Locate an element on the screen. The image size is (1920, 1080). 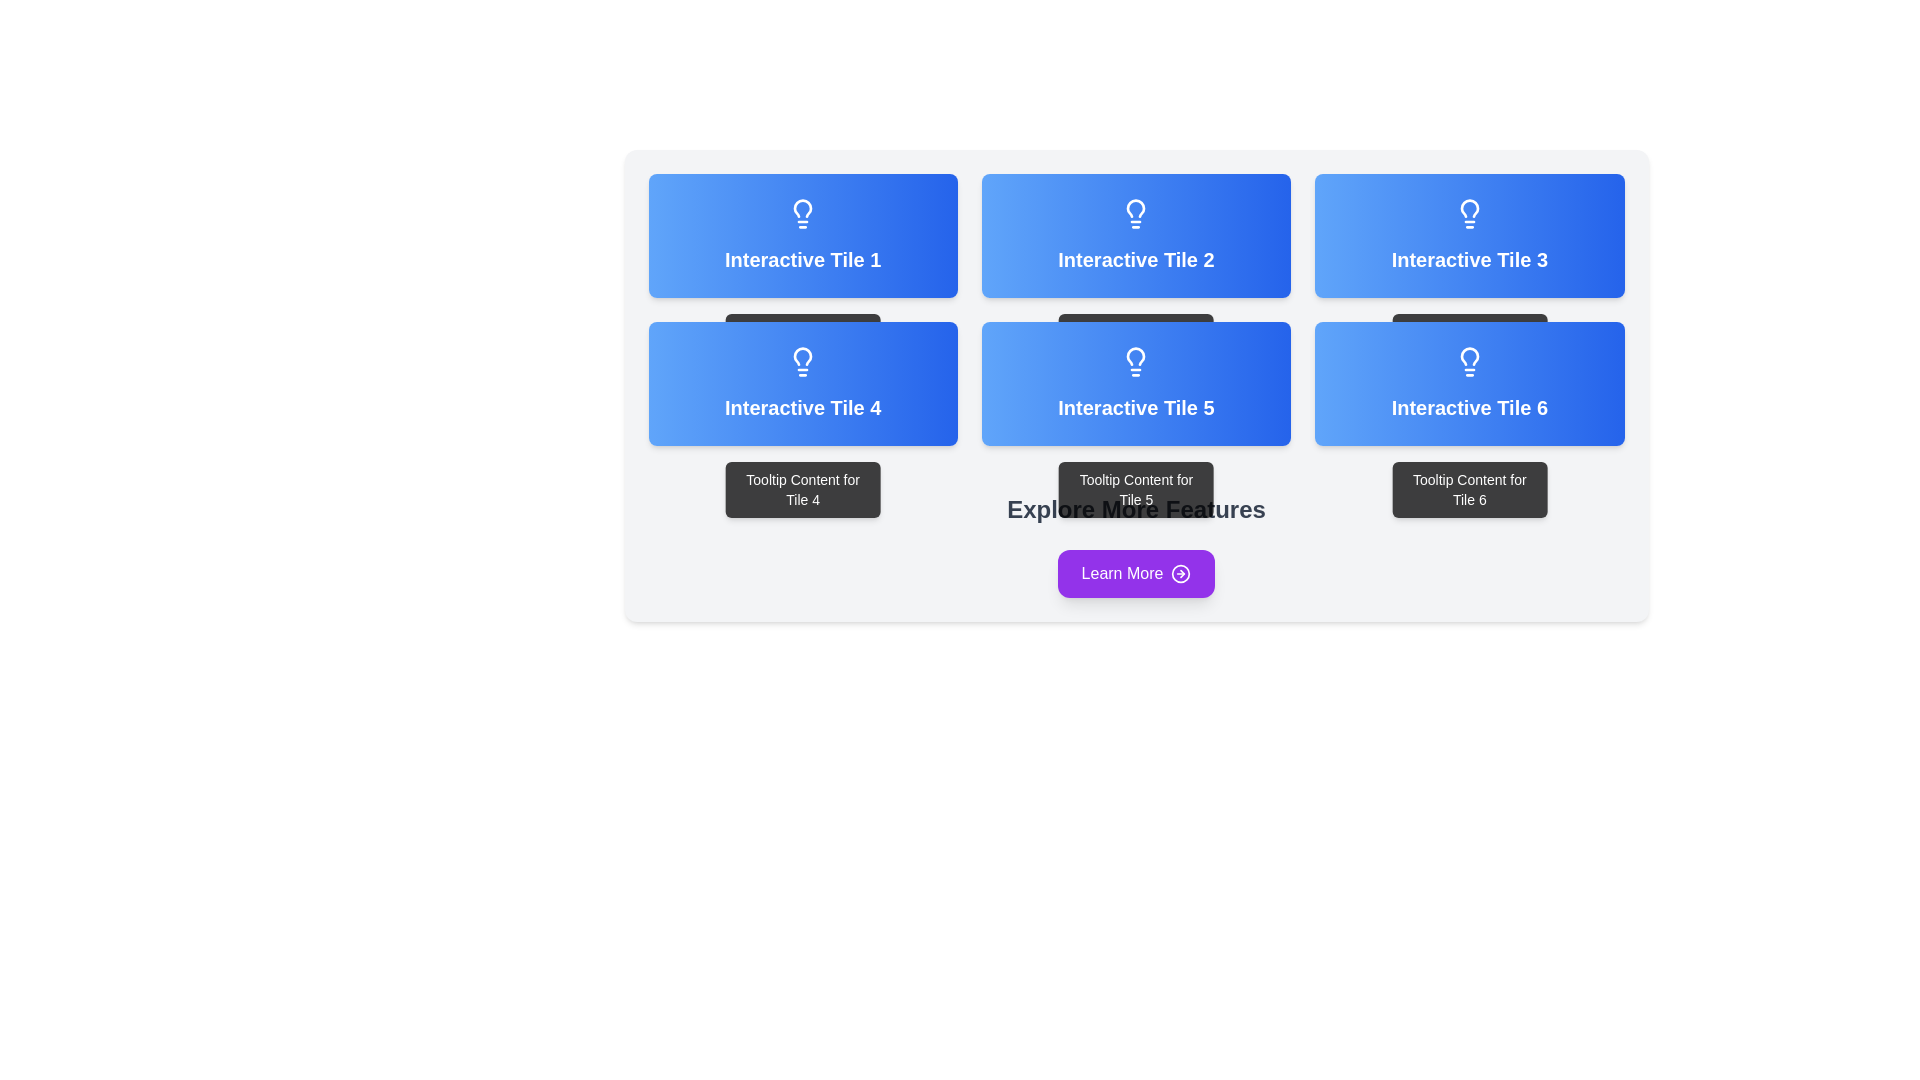
the decorative graphic within the lightbulb icon located in Interactive Tile 6 at the bottom right corner of the layout is located at coordinates (1469, 355).